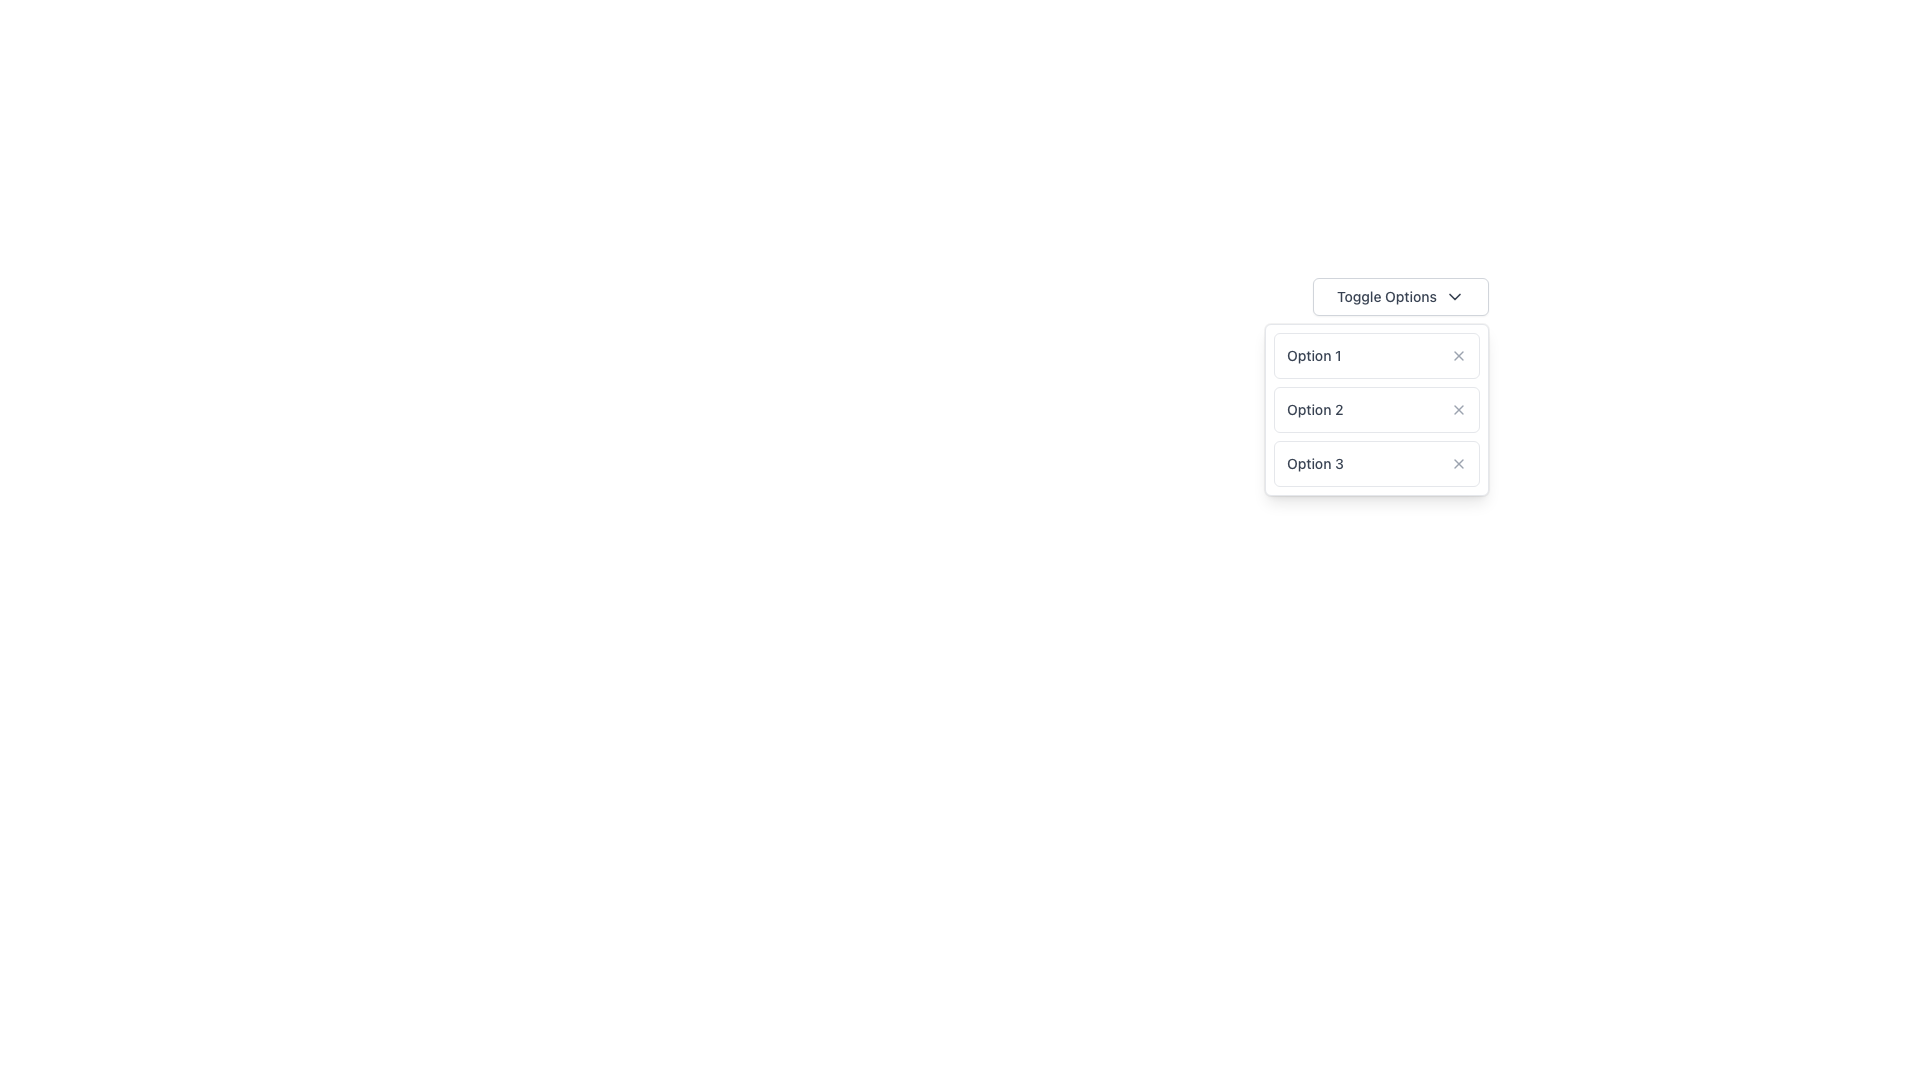 This screenshot has width=1920, height=1080. I want to click on the text label displaying 'Option 3', which is the third option in a vertically stacked list of options, so click(1315, 463).